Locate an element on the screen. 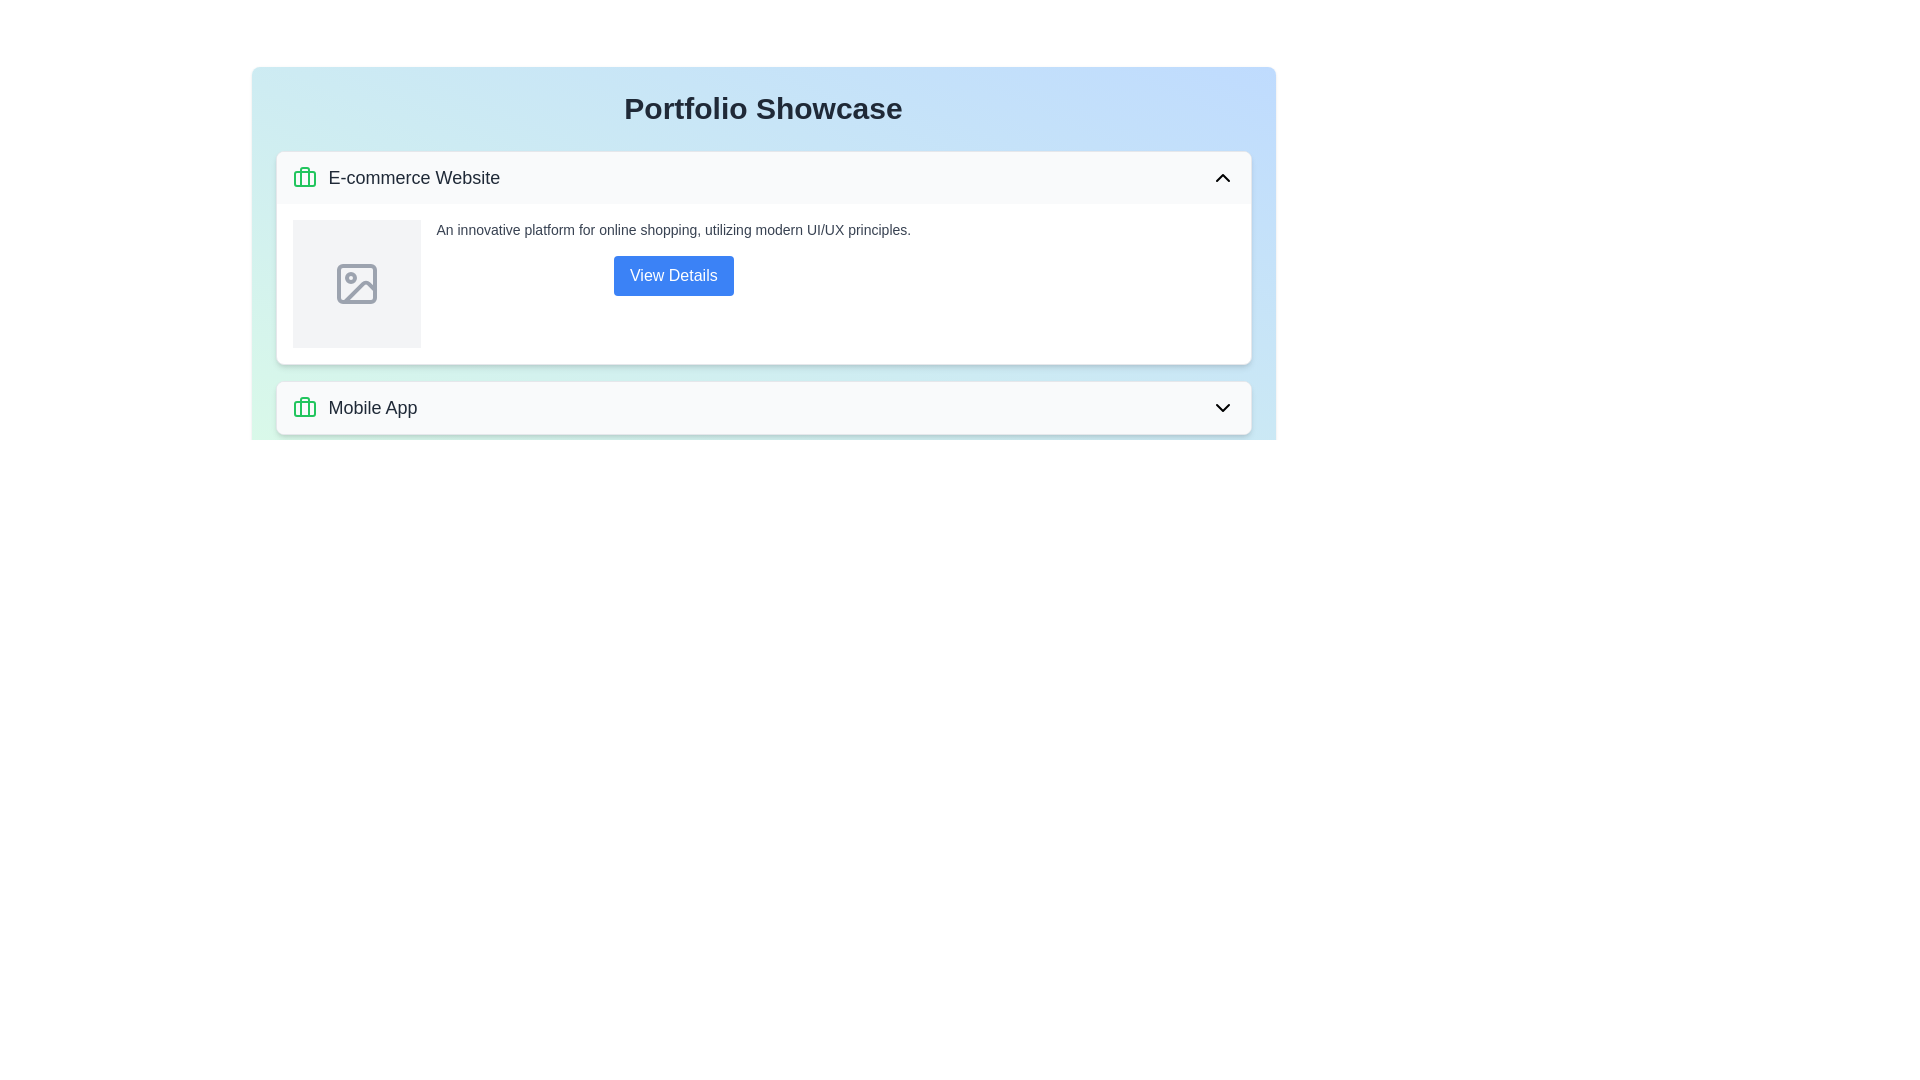 The image size is (1920, 1080). the green briefcase SVG icon located to the left of the 'Mobile App' text in the second section of the portfolio items list is located at coordinates (303, 407).